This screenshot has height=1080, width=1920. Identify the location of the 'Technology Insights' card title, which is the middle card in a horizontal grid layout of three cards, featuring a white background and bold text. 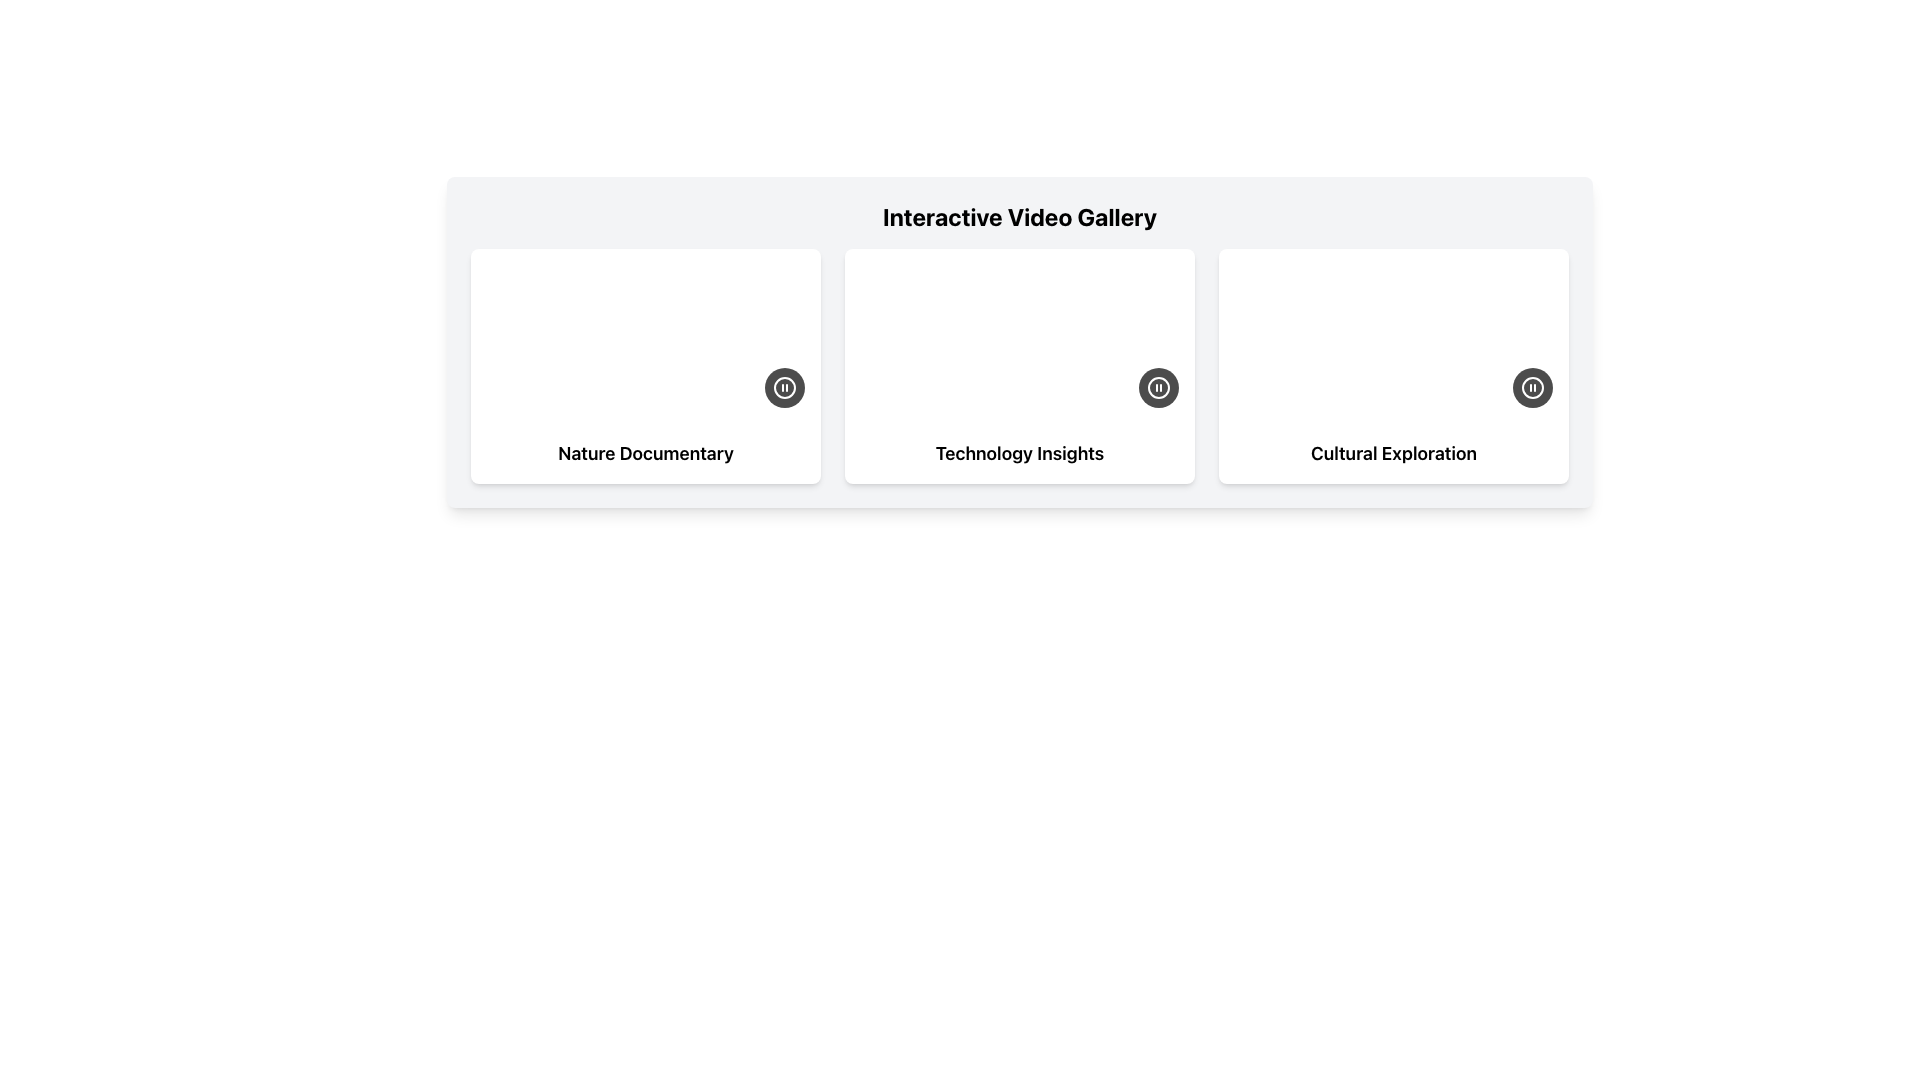
(1019, 454).